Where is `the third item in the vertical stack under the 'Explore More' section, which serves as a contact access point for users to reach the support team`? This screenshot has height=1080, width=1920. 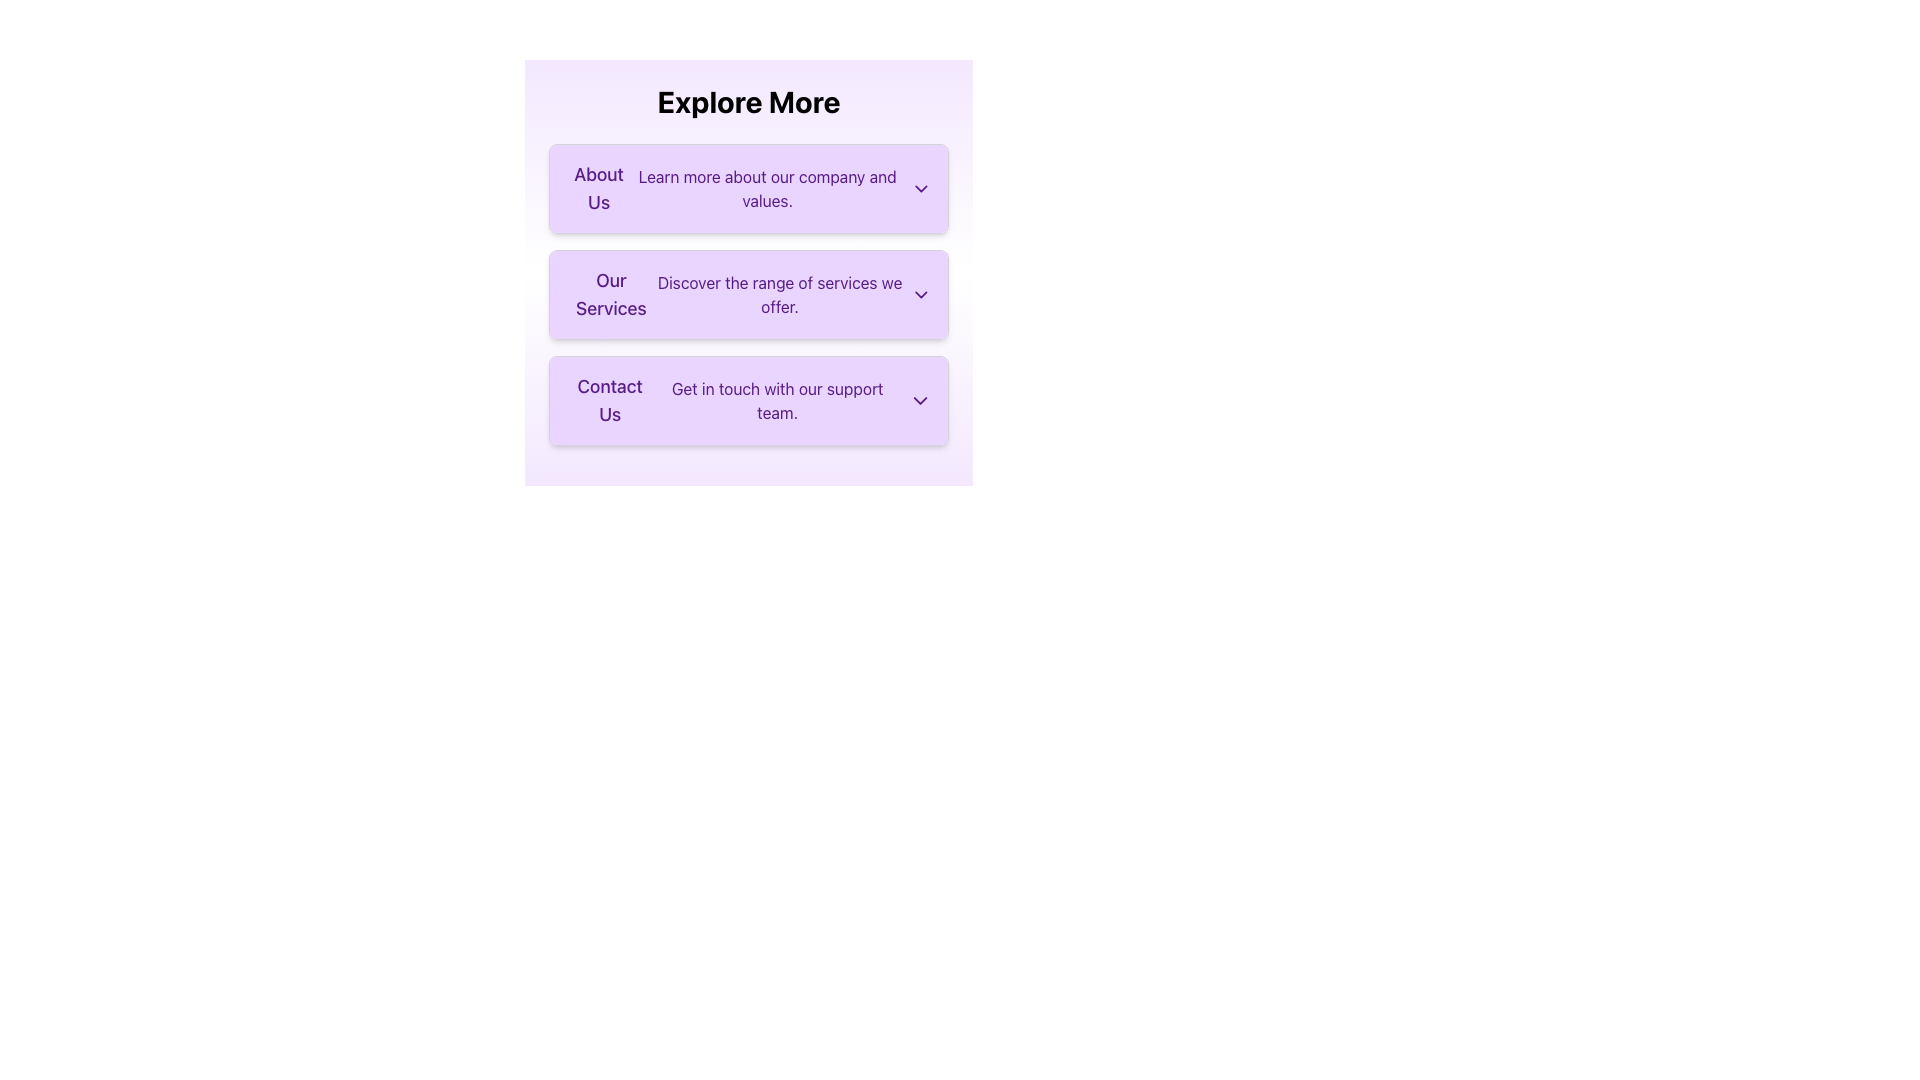 the third item in the vertical stack under the 'Explore More' section, which serves as a contact access point for users to reach the support team is located at coordinates (747, 401).